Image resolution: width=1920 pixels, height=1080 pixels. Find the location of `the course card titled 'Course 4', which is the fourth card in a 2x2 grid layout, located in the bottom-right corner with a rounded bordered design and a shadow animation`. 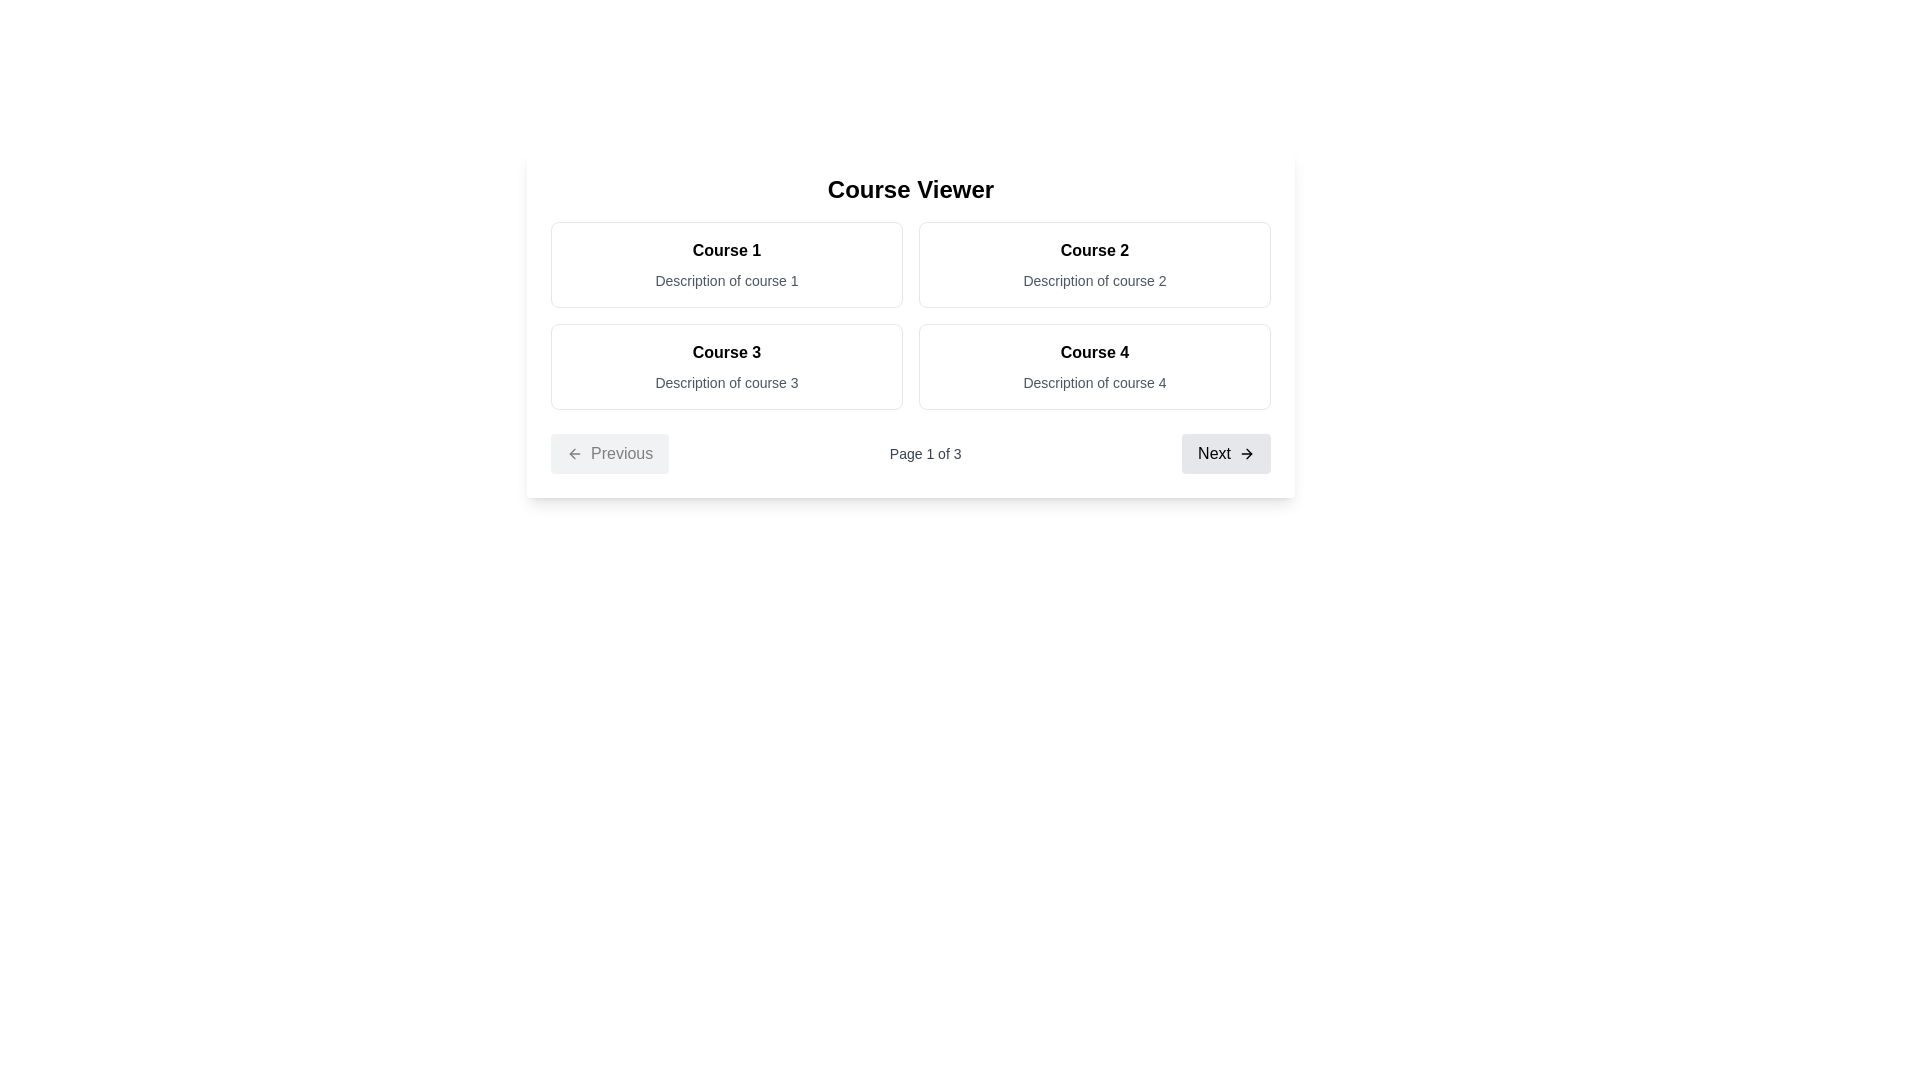

the course card titled 'Course 4', which is the fourth card in a 2x2 grid layout, located in the bottom-right corner with a rounded bordered design and a shadow animation is located at coordinates (1093, 366).